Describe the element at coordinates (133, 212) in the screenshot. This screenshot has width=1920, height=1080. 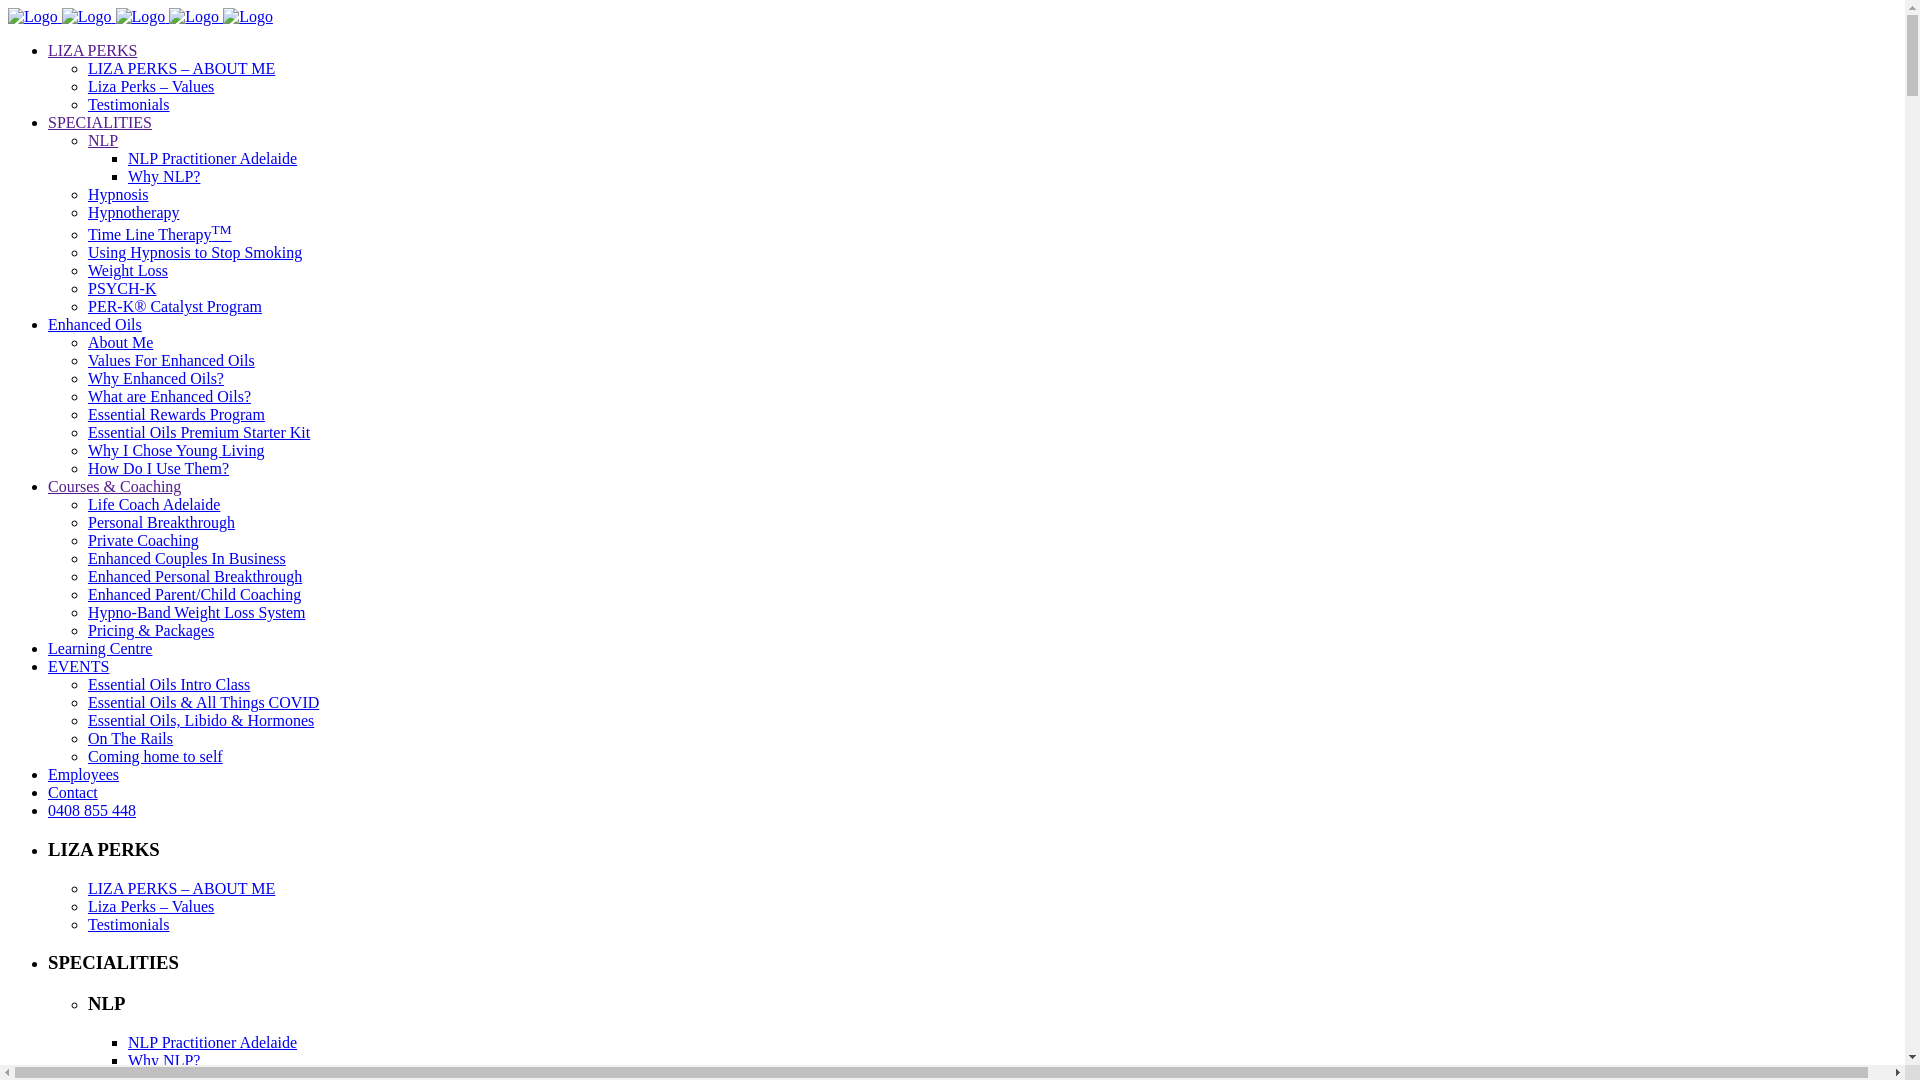
I see `'Hypnotherapy'` at that location.